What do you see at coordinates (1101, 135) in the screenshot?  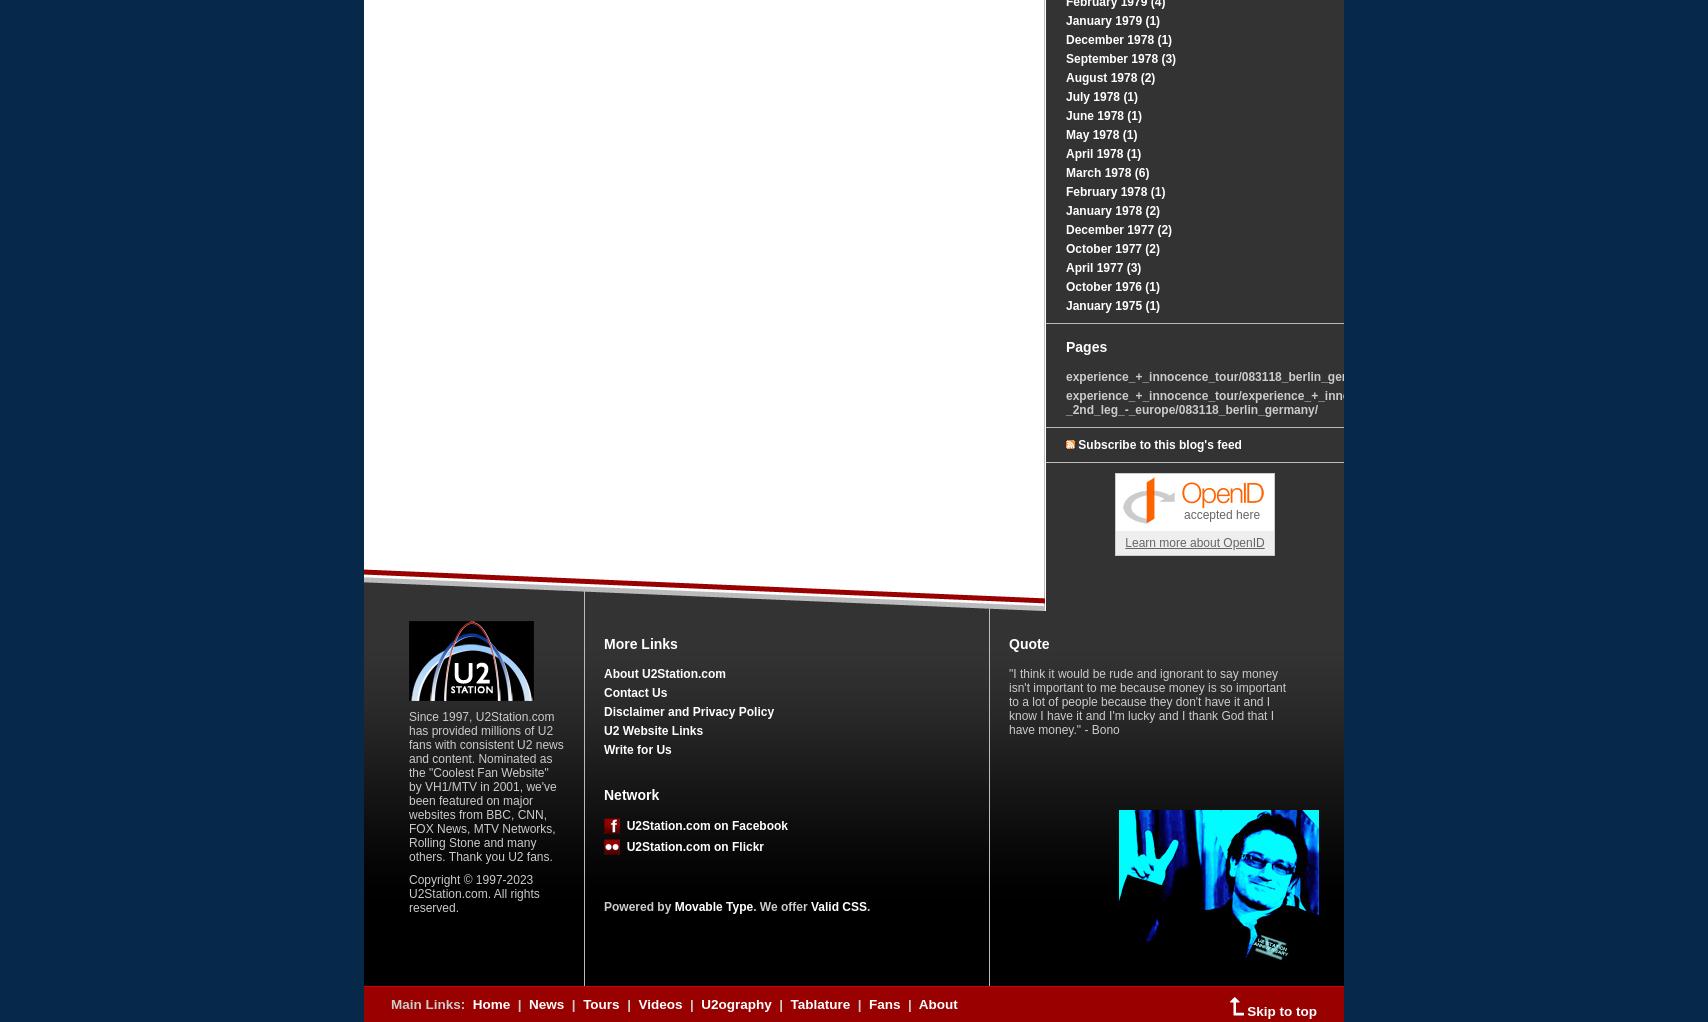 I see `'May 1978 (1)'` at bounding box center [1101, 135].